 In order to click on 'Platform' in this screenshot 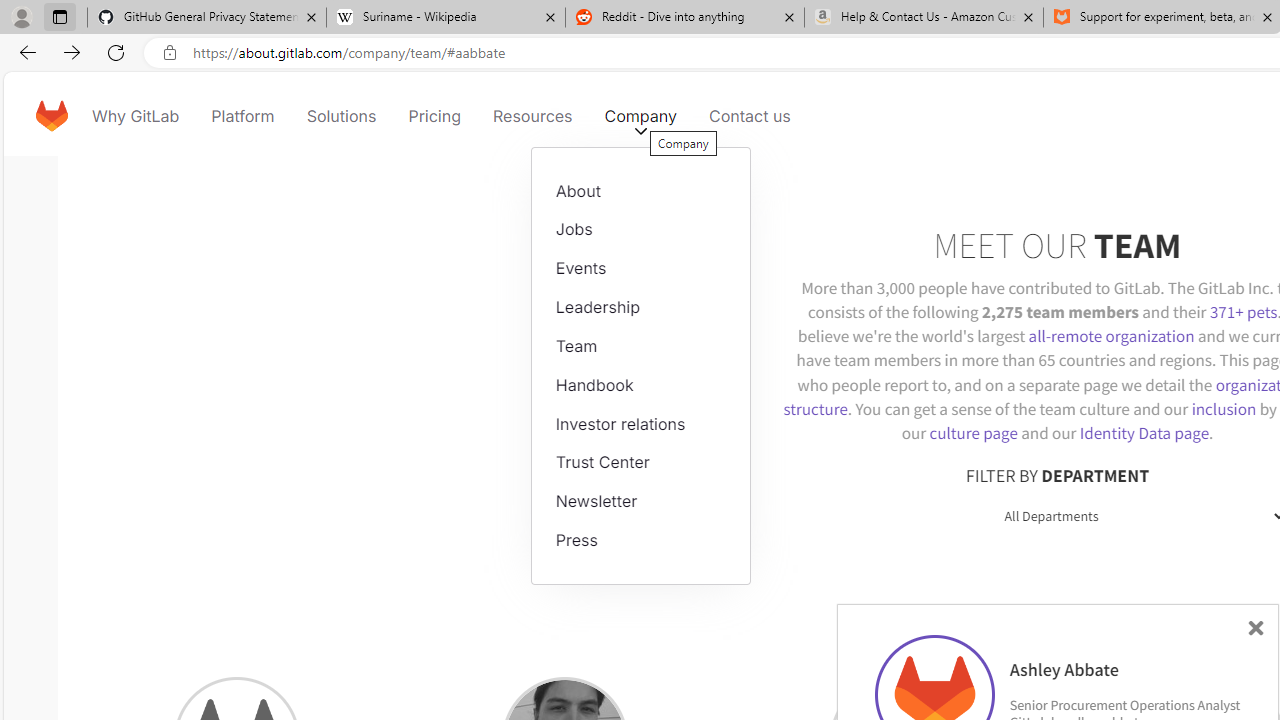, I will do `click(242, 115)`.